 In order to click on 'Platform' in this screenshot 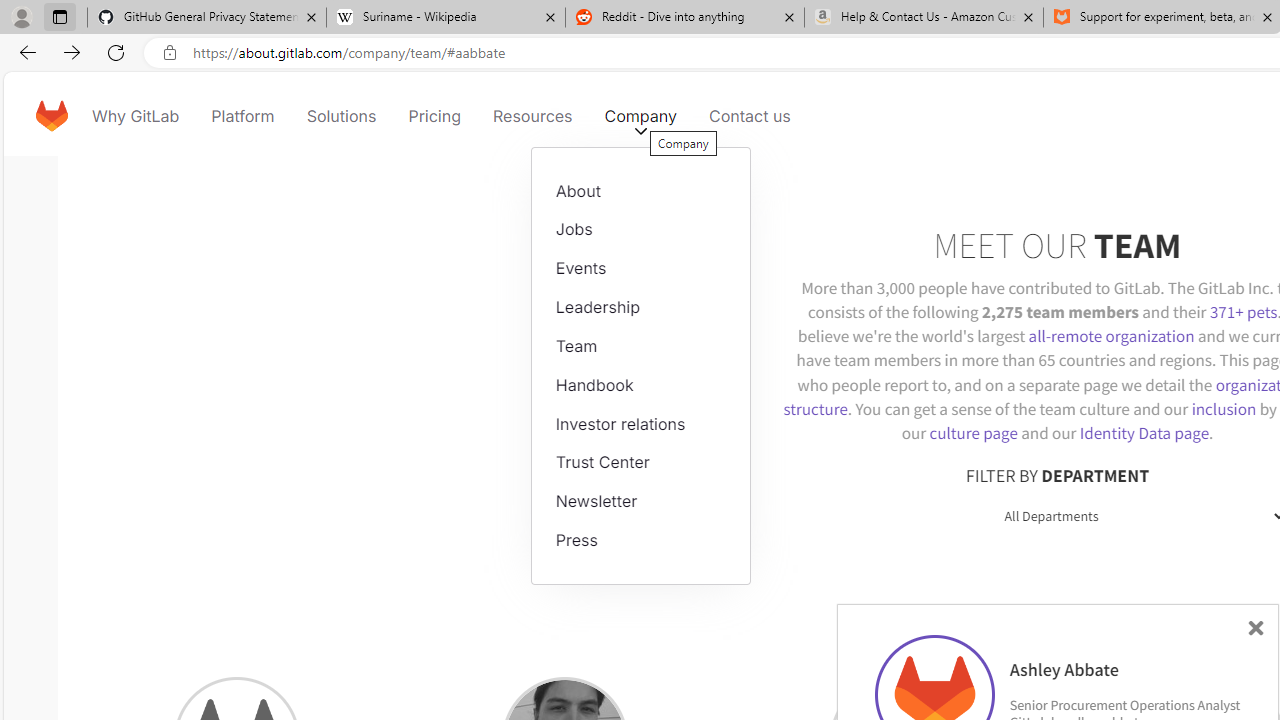, I will do `click(242, 115)`.